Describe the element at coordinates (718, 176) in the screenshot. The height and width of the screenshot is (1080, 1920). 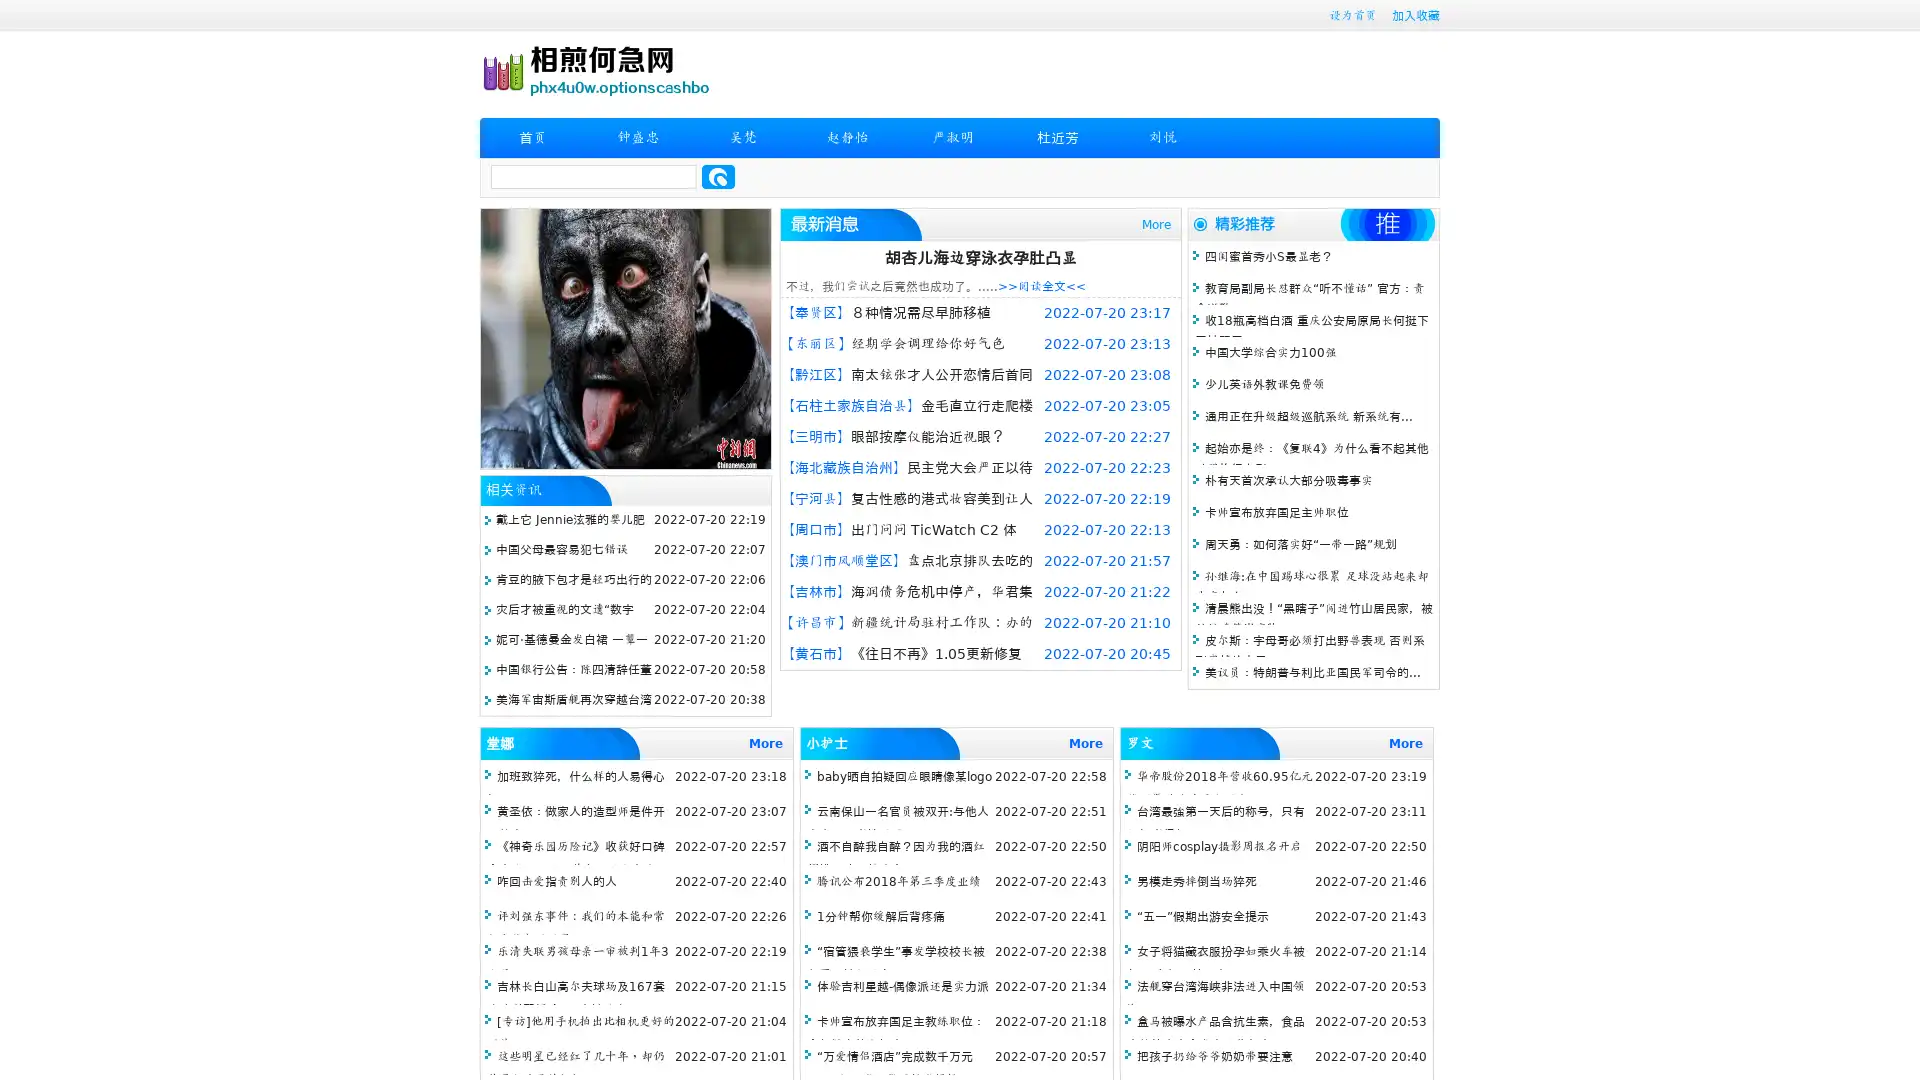
I see `Search` at that location.